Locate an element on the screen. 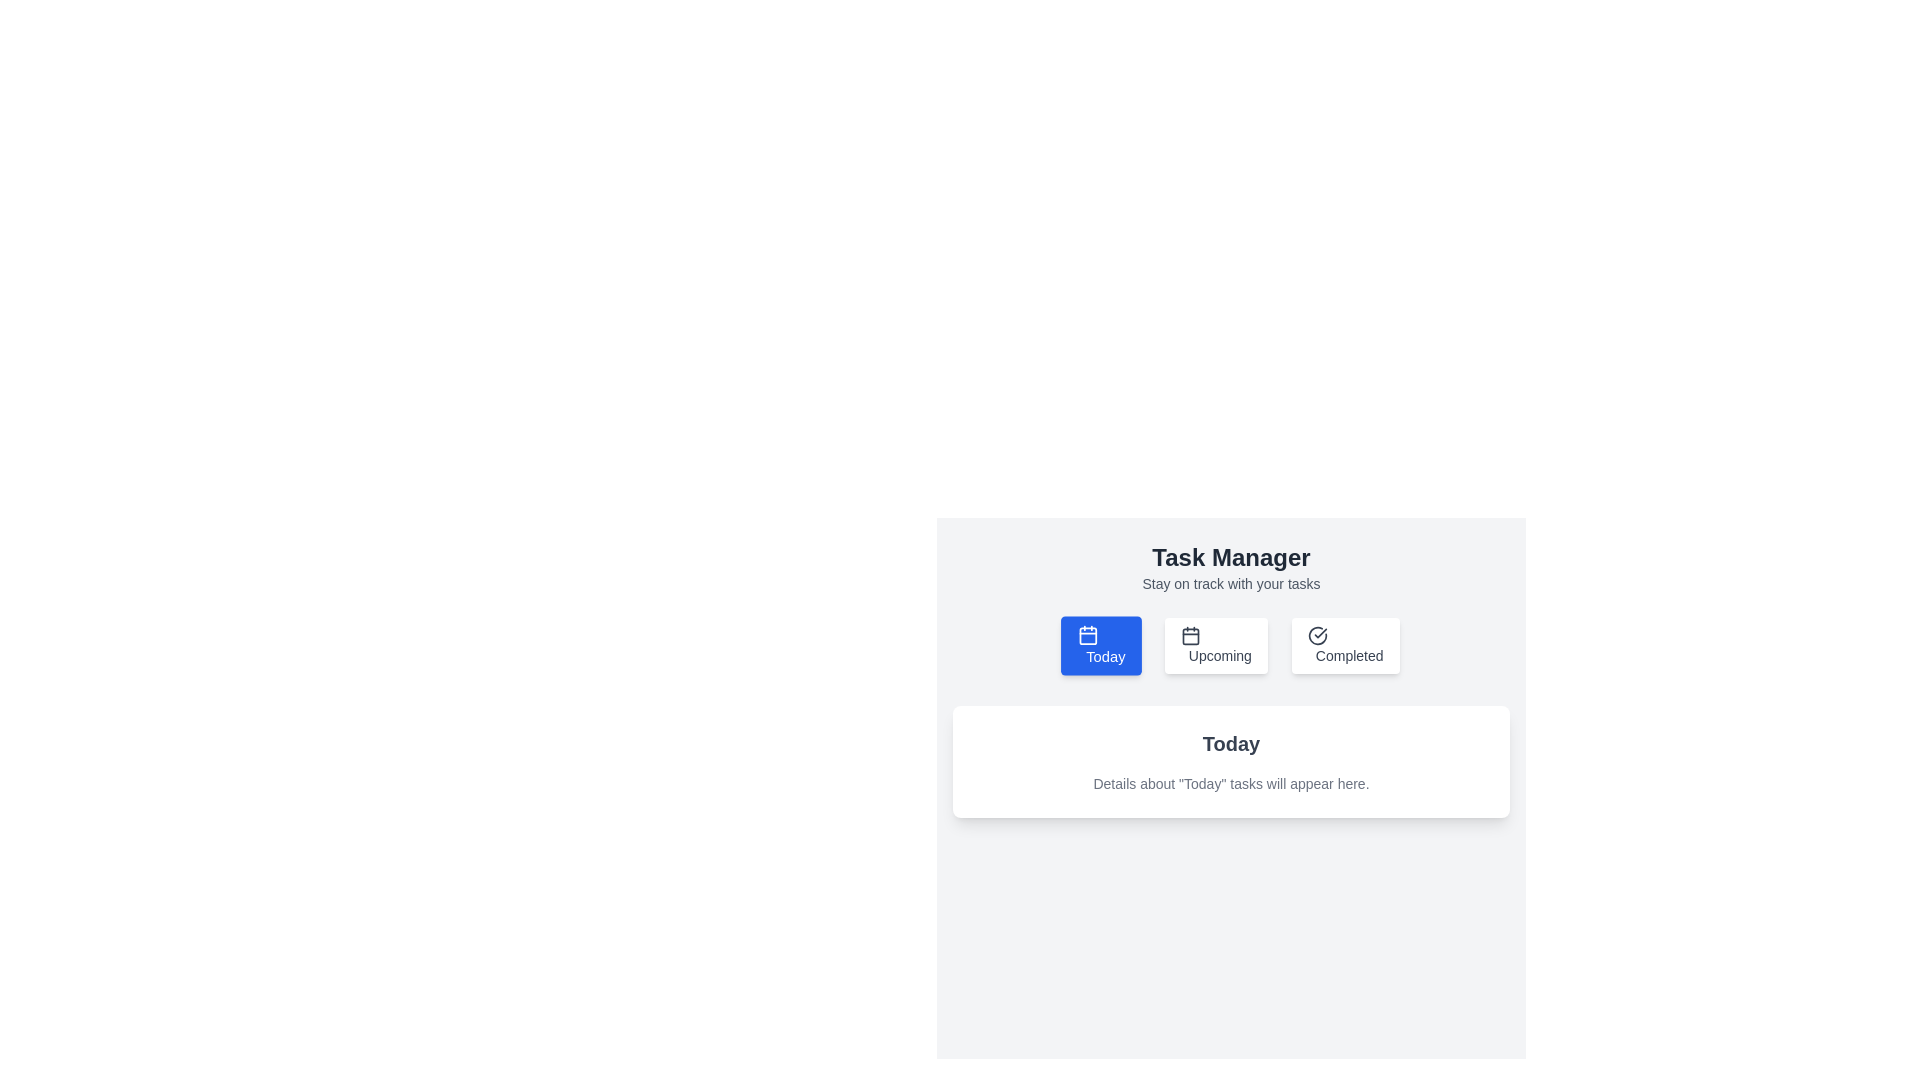 The width and height of the screenshot is (1920, 1080). text label that serves as the title for the section indicating 'Today', located at the center-bottom of the interface within a card-like structure is located at coordinates (1230, 744).